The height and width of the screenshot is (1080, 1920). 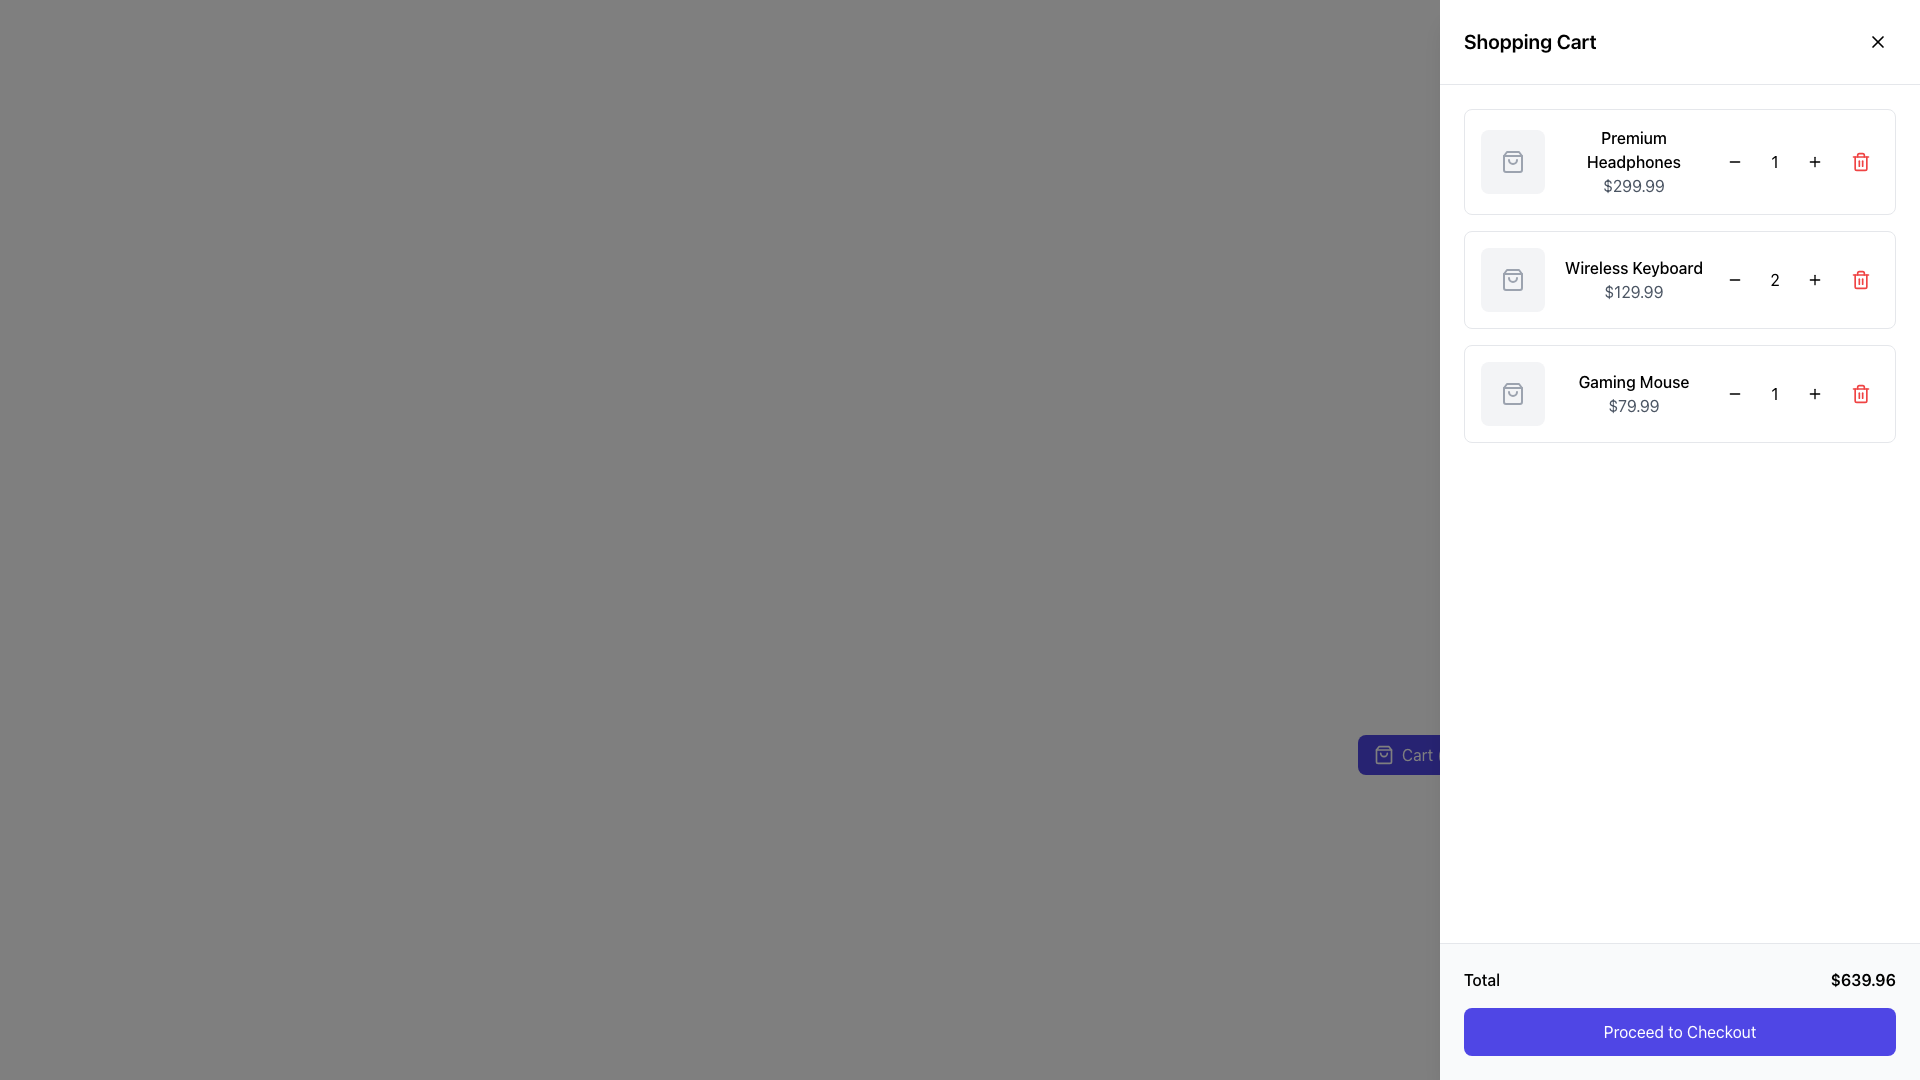 What do you see at coordinates (1814, 393) in the screenshot?
I see `the plus icon button to the right of the quantity '1' for the 'Gaming Mouse' in the shopping cart to increase the quantity` at bounding box center [1814, 393].